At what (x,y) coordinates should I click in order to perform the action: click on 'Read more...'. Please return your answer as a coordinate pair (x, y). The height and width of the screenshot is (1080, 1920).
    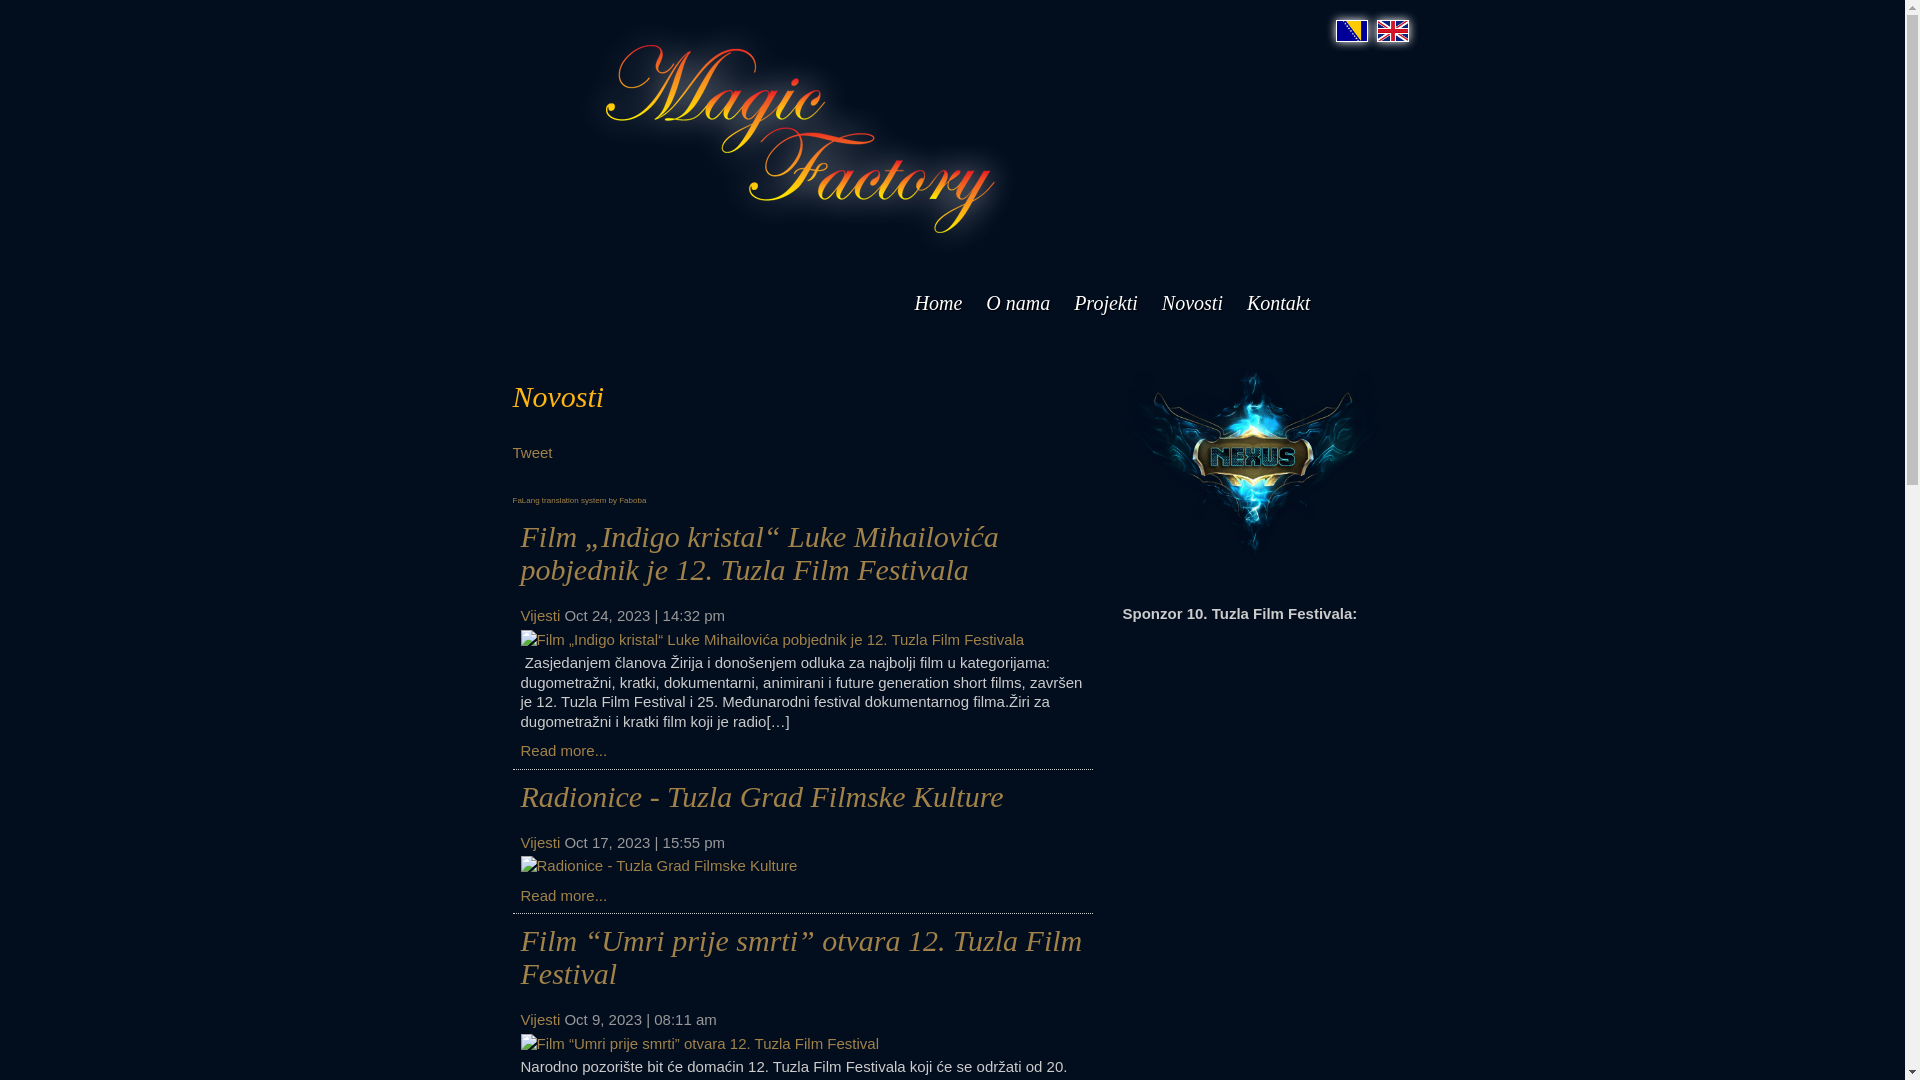
    Looking at the image, I should click on (562, 750).